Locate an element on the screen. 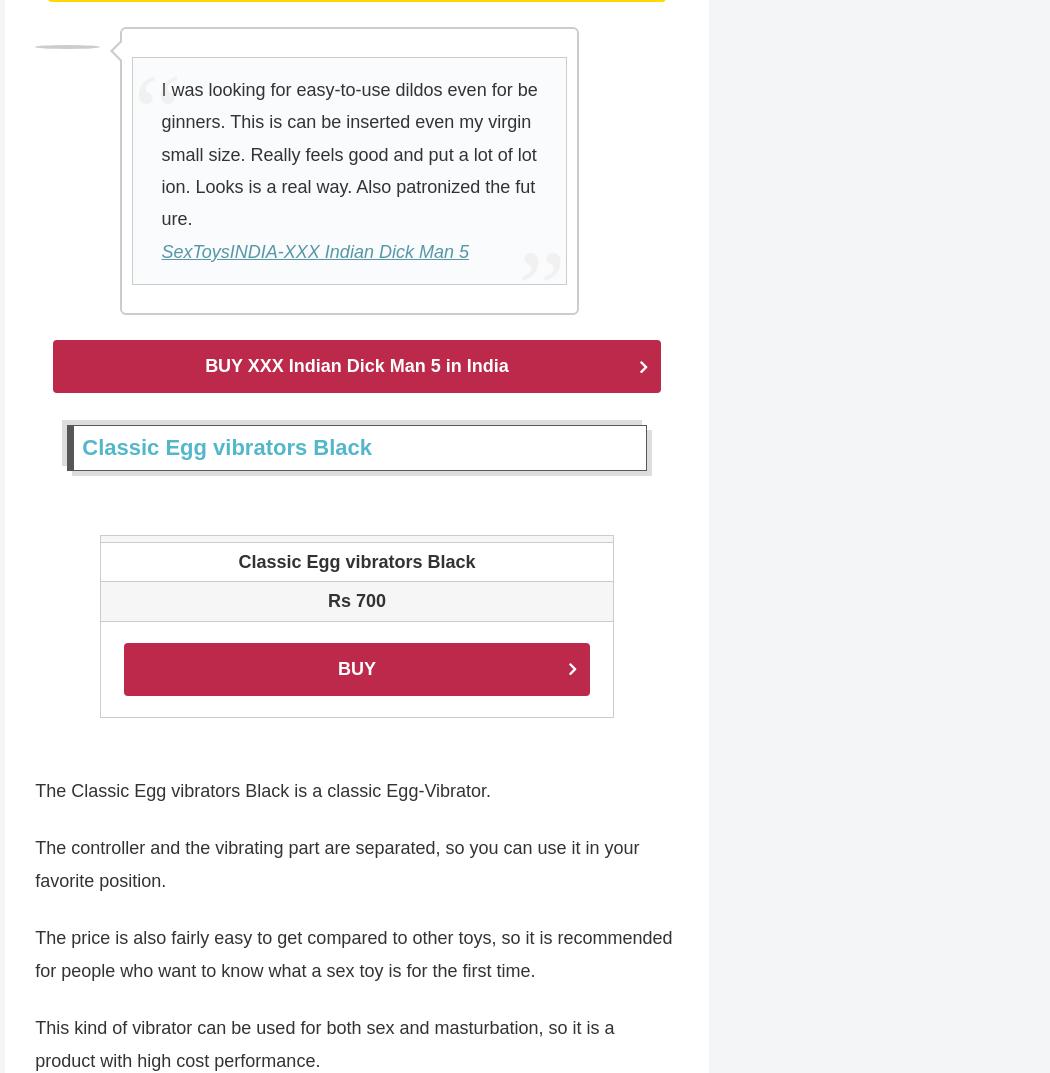 The width and height of the screenshot is (1050, 1073). 'This kind of vibrator can be used for both sex and masturbation, so it is a product with high cost performance.' is located at coordinates (324, 1045).